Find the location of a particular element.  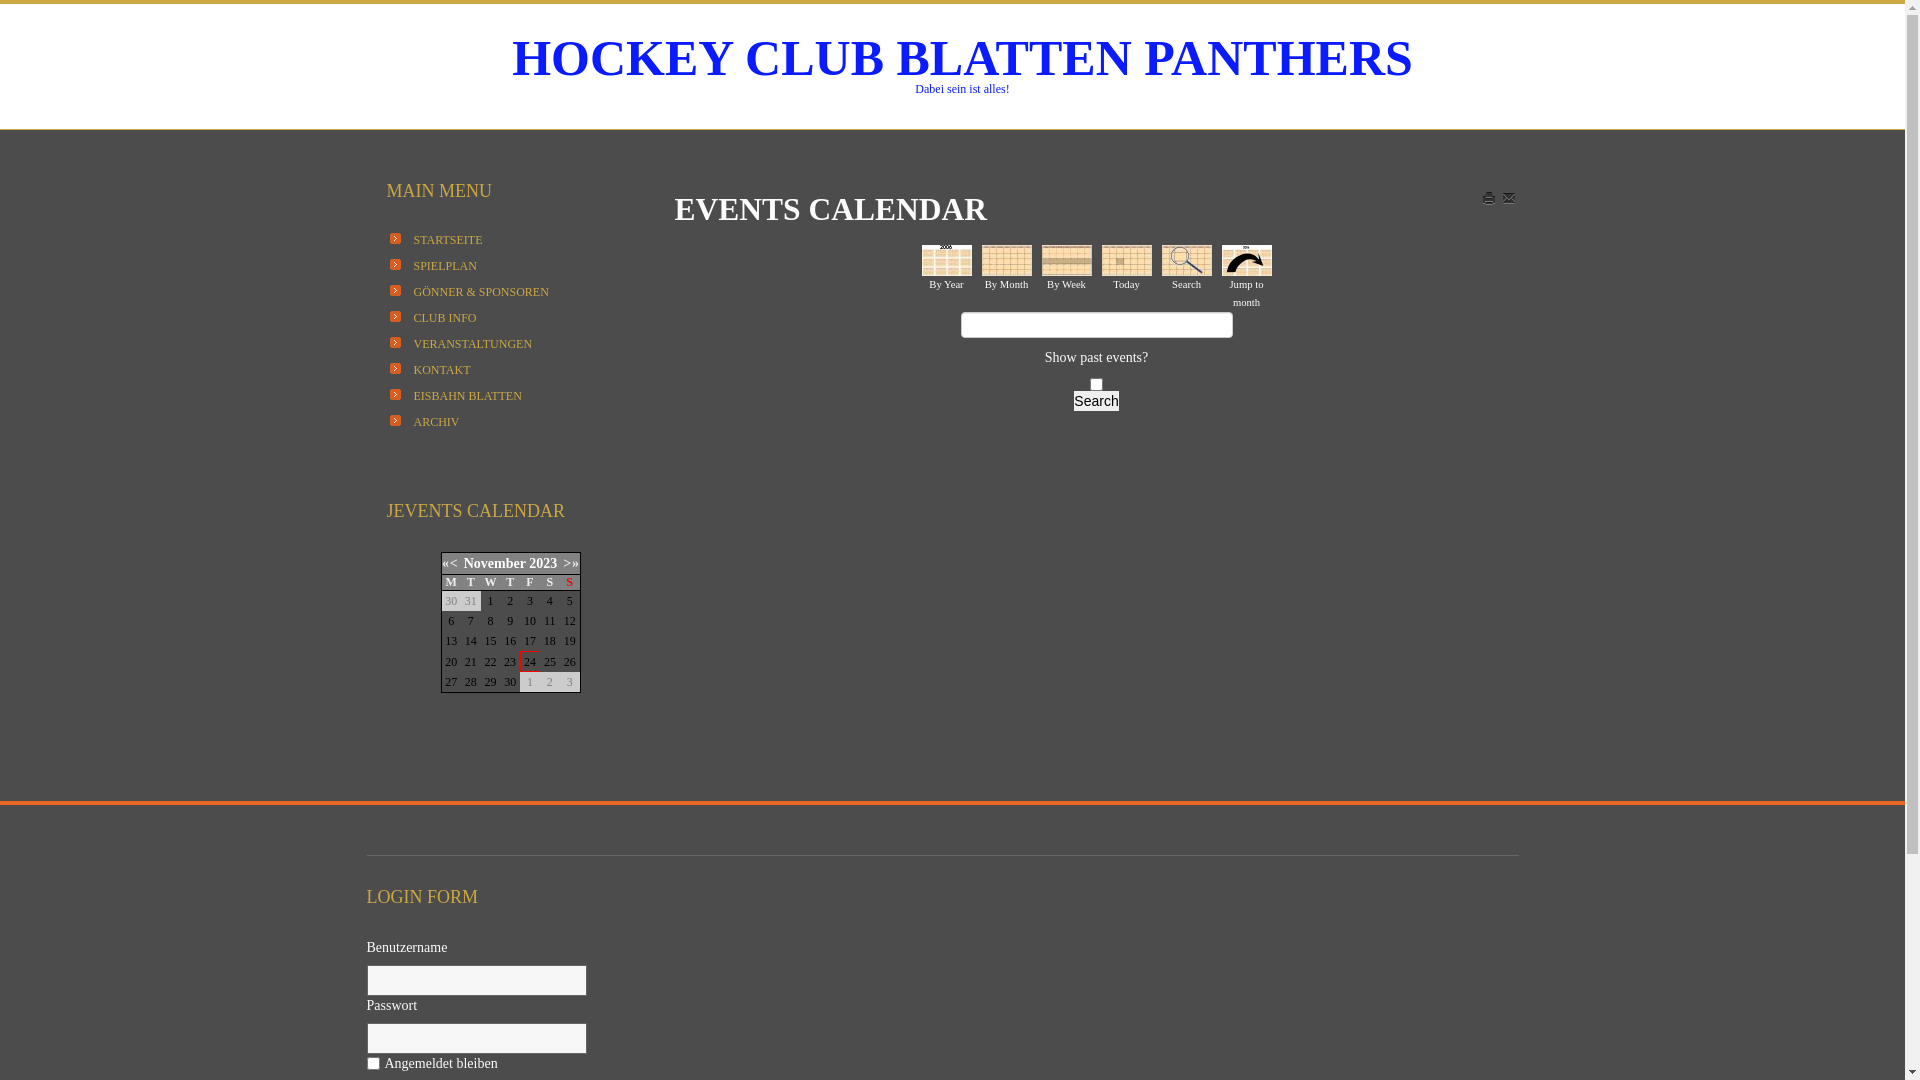

'26' is located at coordinates (569, 660).